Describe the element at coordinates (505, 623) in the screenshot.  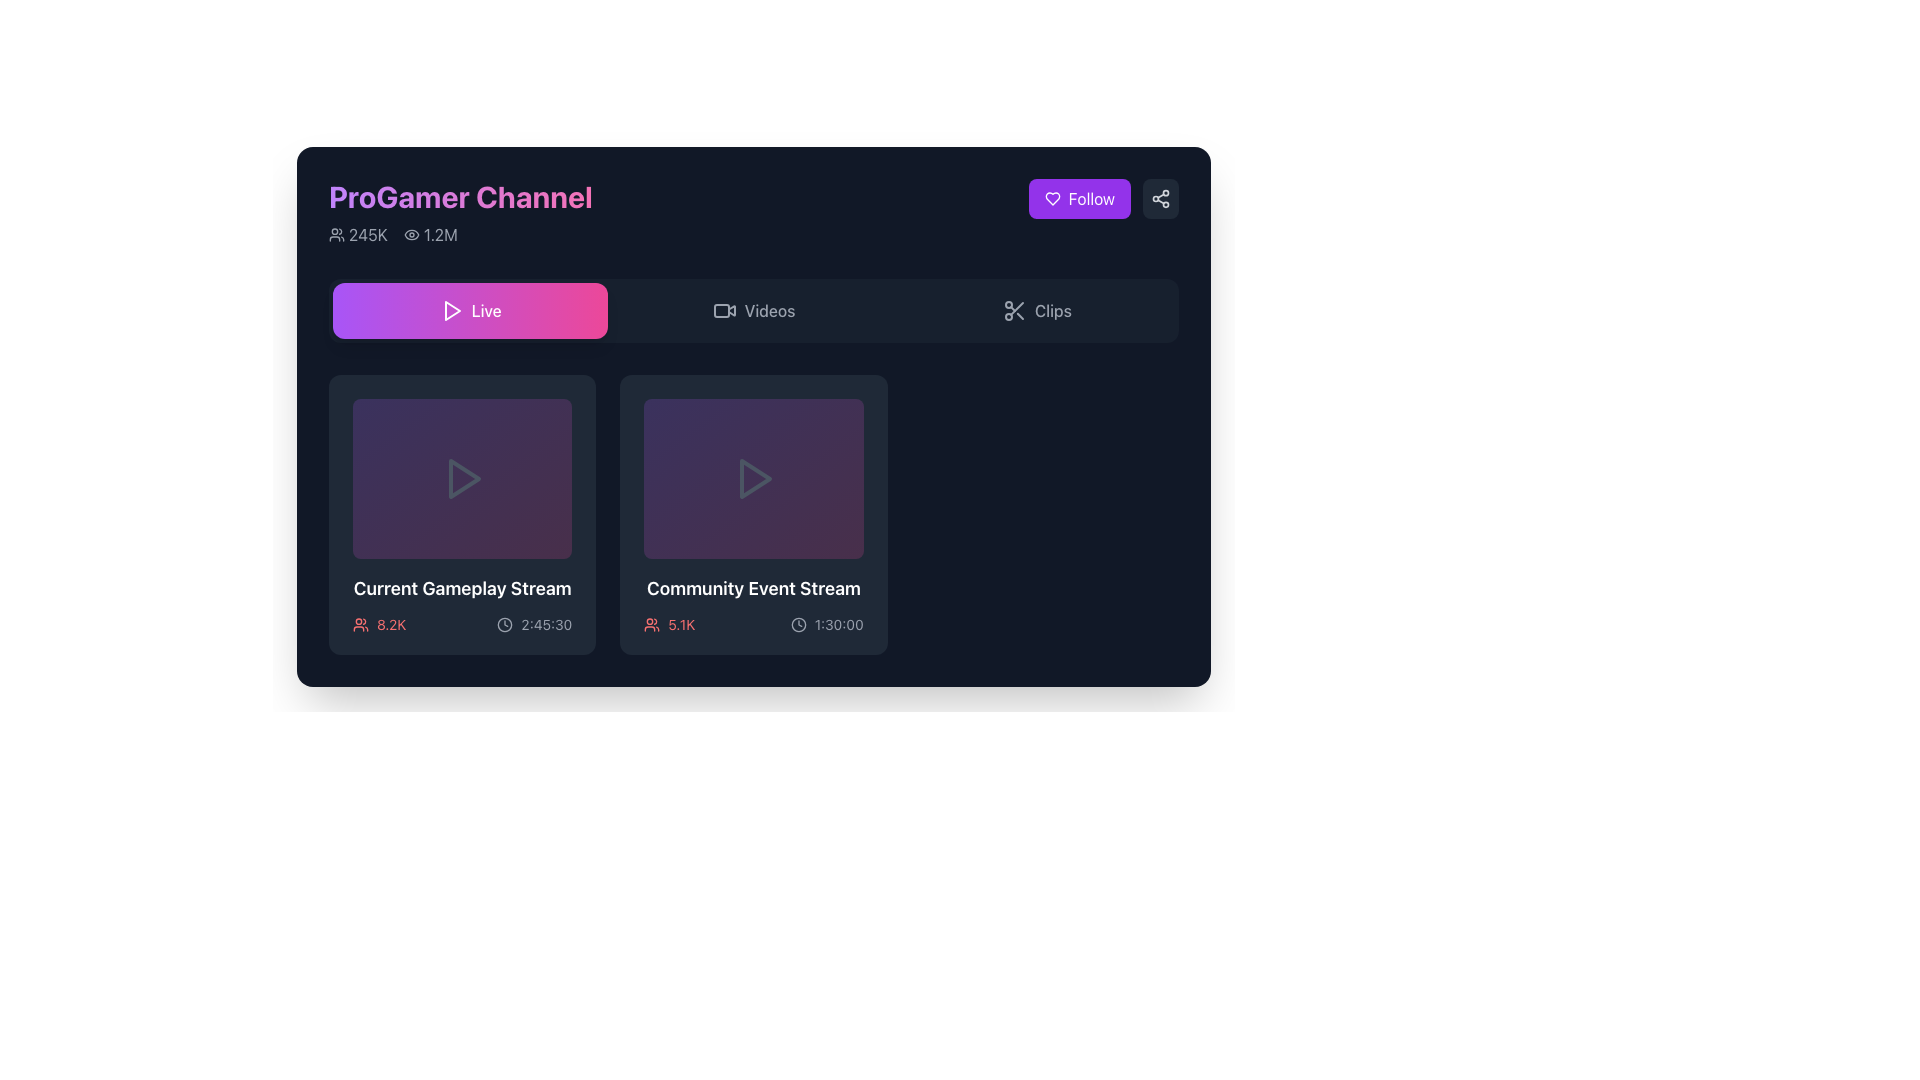
I see `the minimalist clock icon located to the left of the time text '2:45:30' in the lower section of the livestream card` at that location.